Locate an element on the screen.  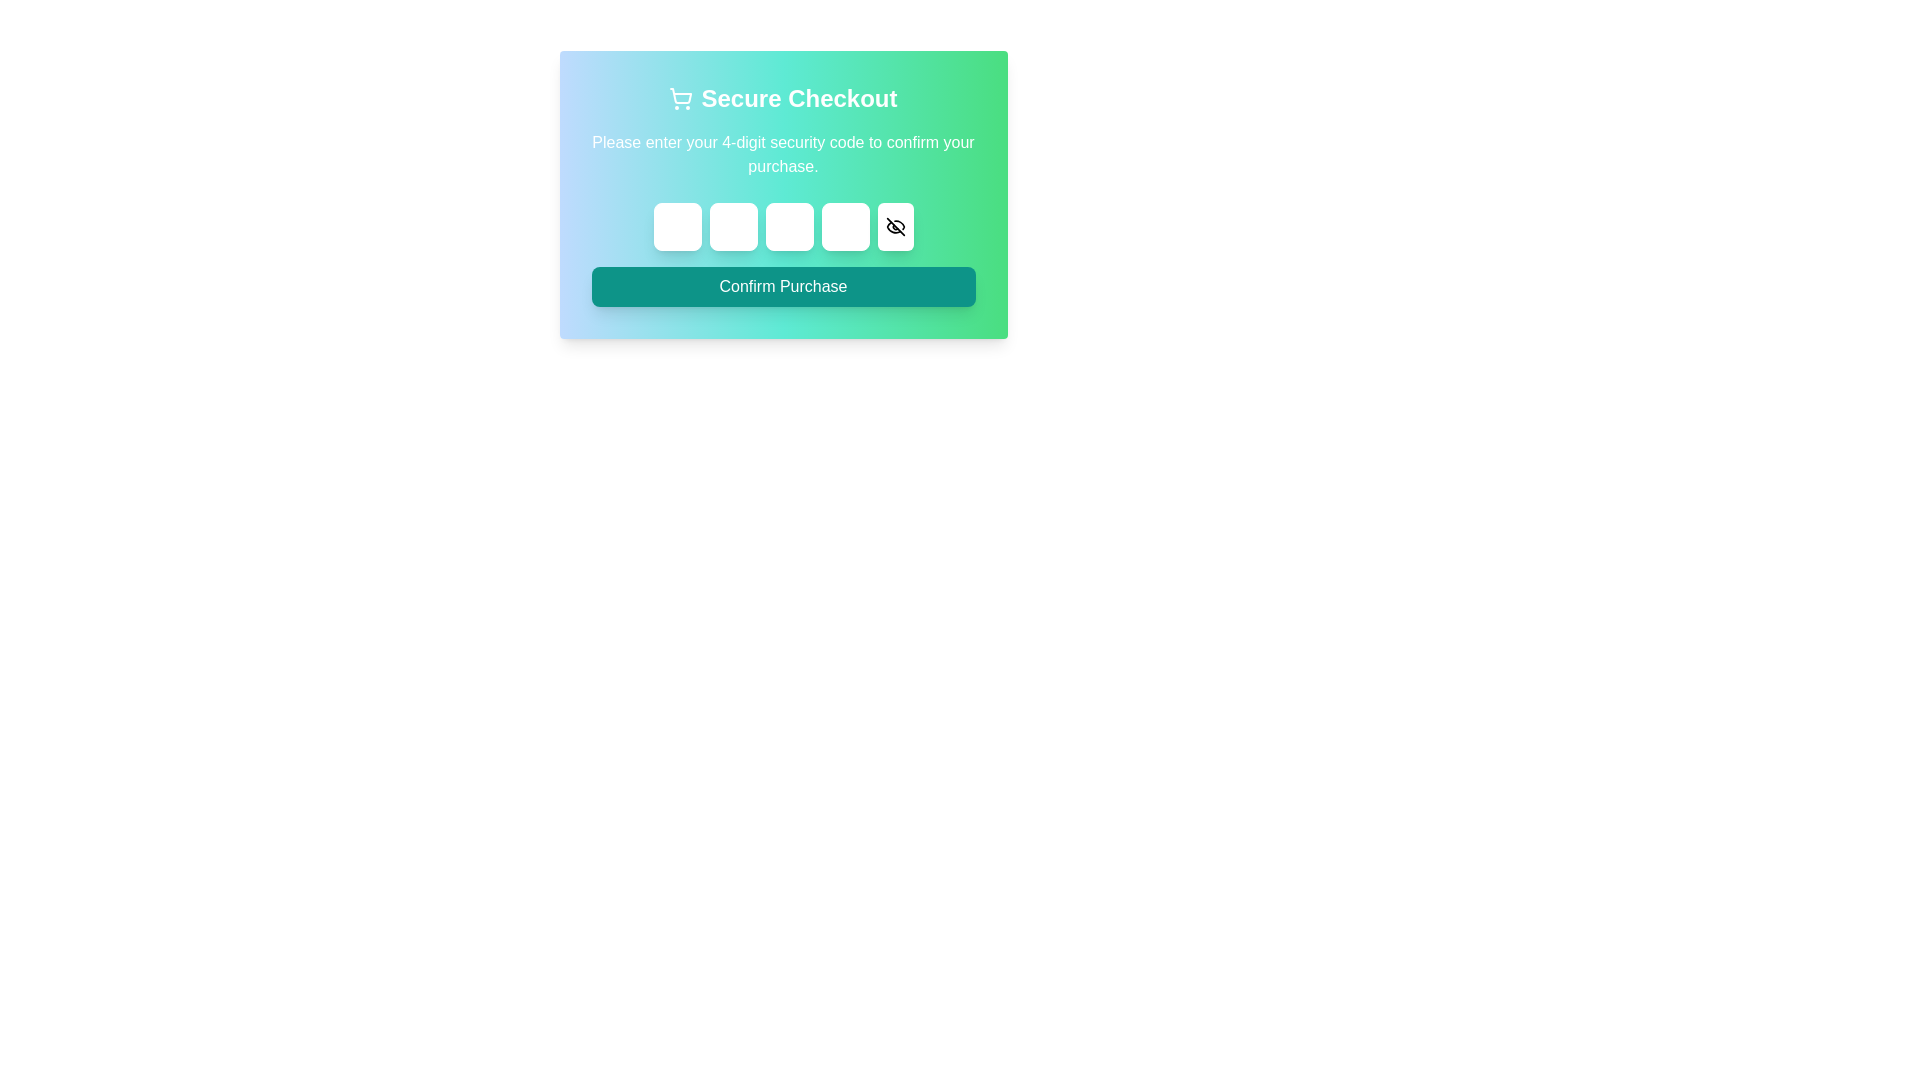
the Text Label providing instructions for the security code input, located below the 'Secure Checkout' heading is located at coordinates (782, 153).